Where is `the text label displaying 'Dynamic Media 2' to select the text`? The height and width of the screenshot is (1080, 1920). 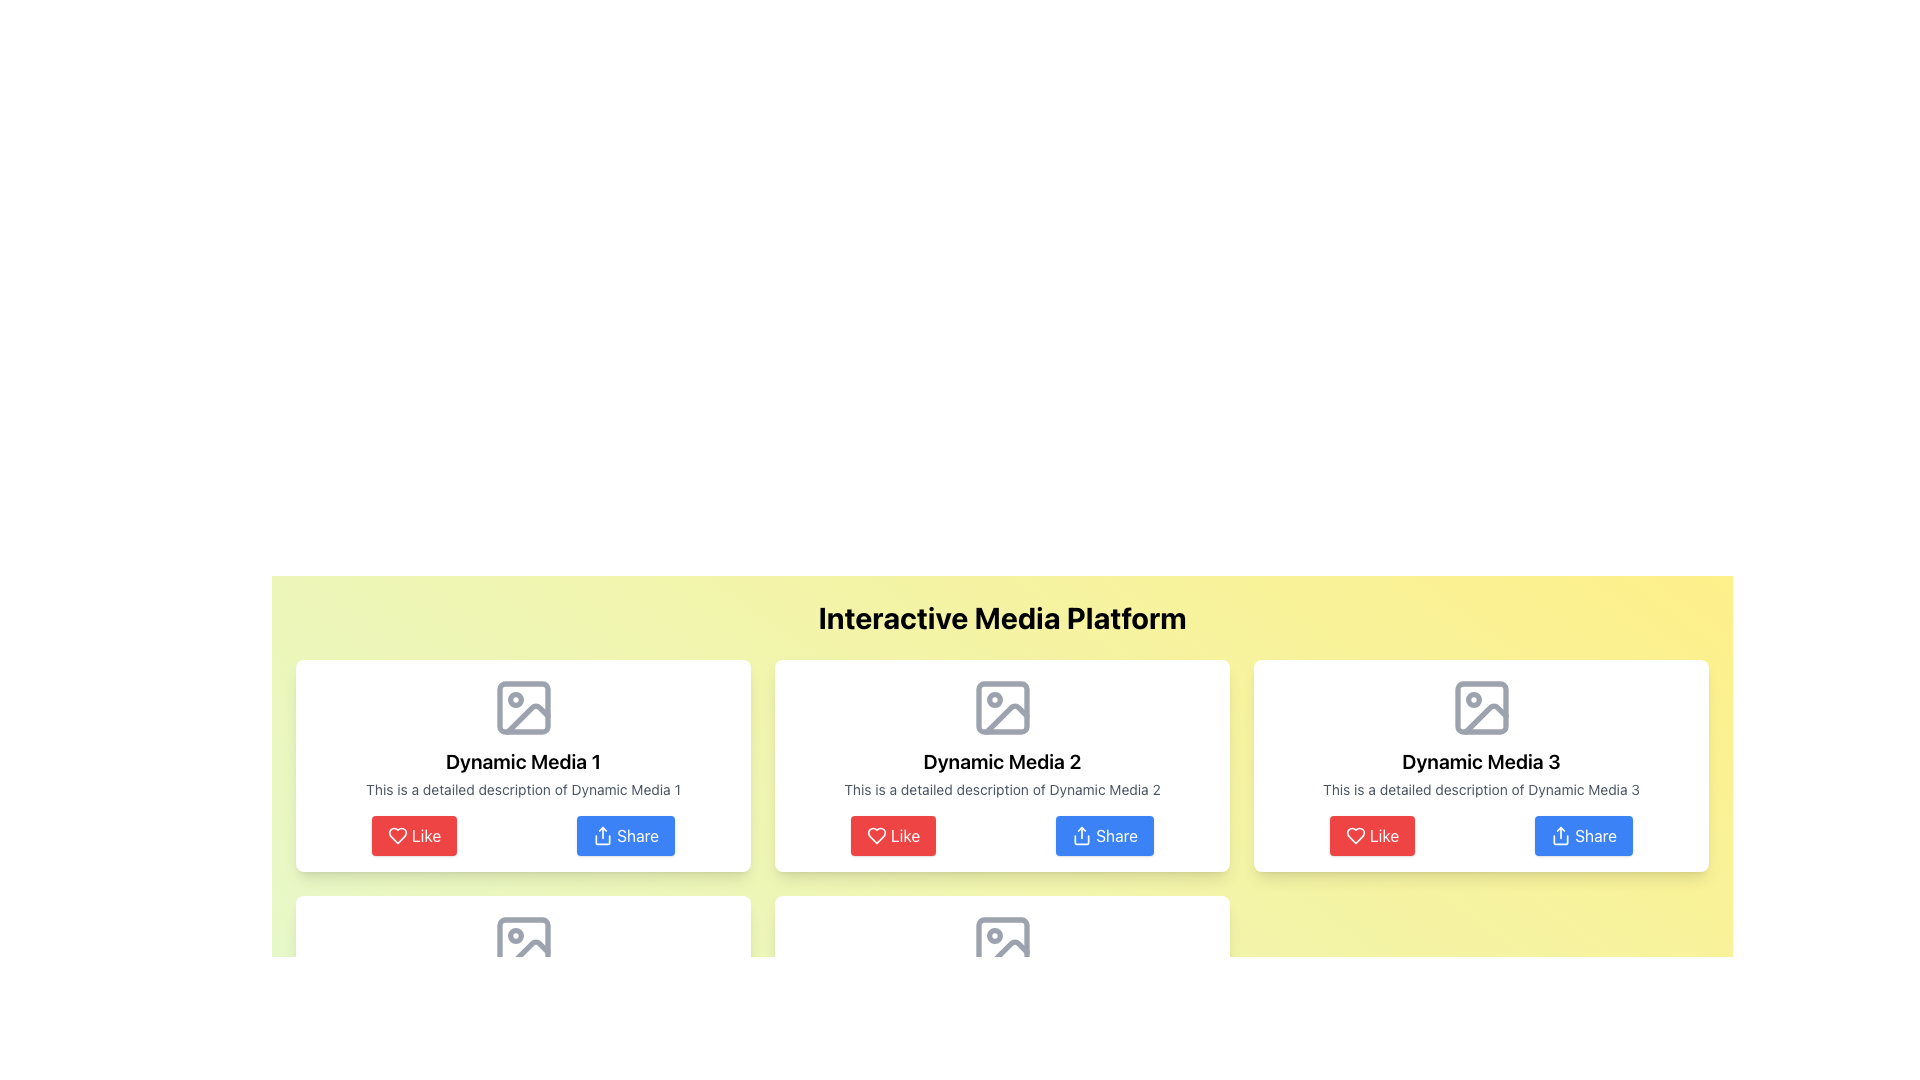 the text label displaying 'Dynamic Media 2' to select the text is located at coordinates (1002, 762).